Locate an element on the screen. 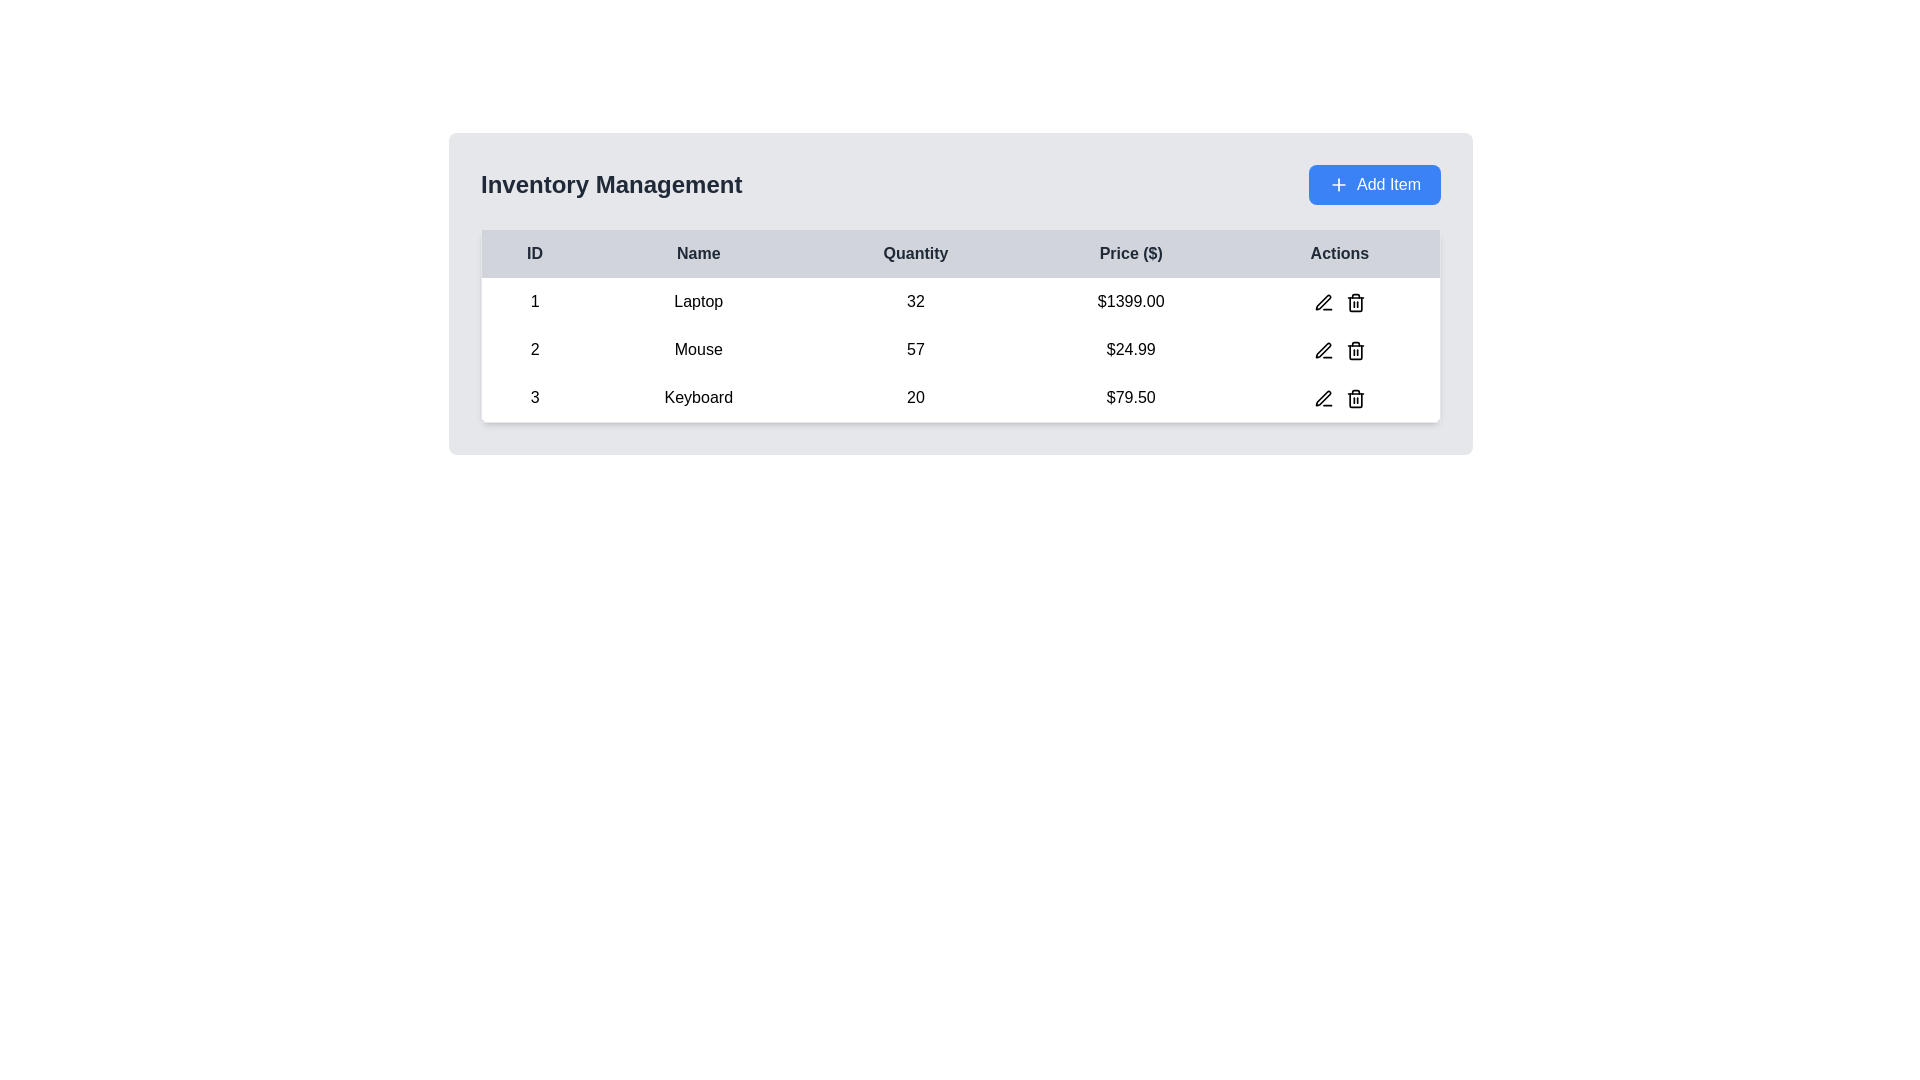  the first column field of the row corresponding to a 'Laptop' entry in the table is located at coordinates (534, 301).